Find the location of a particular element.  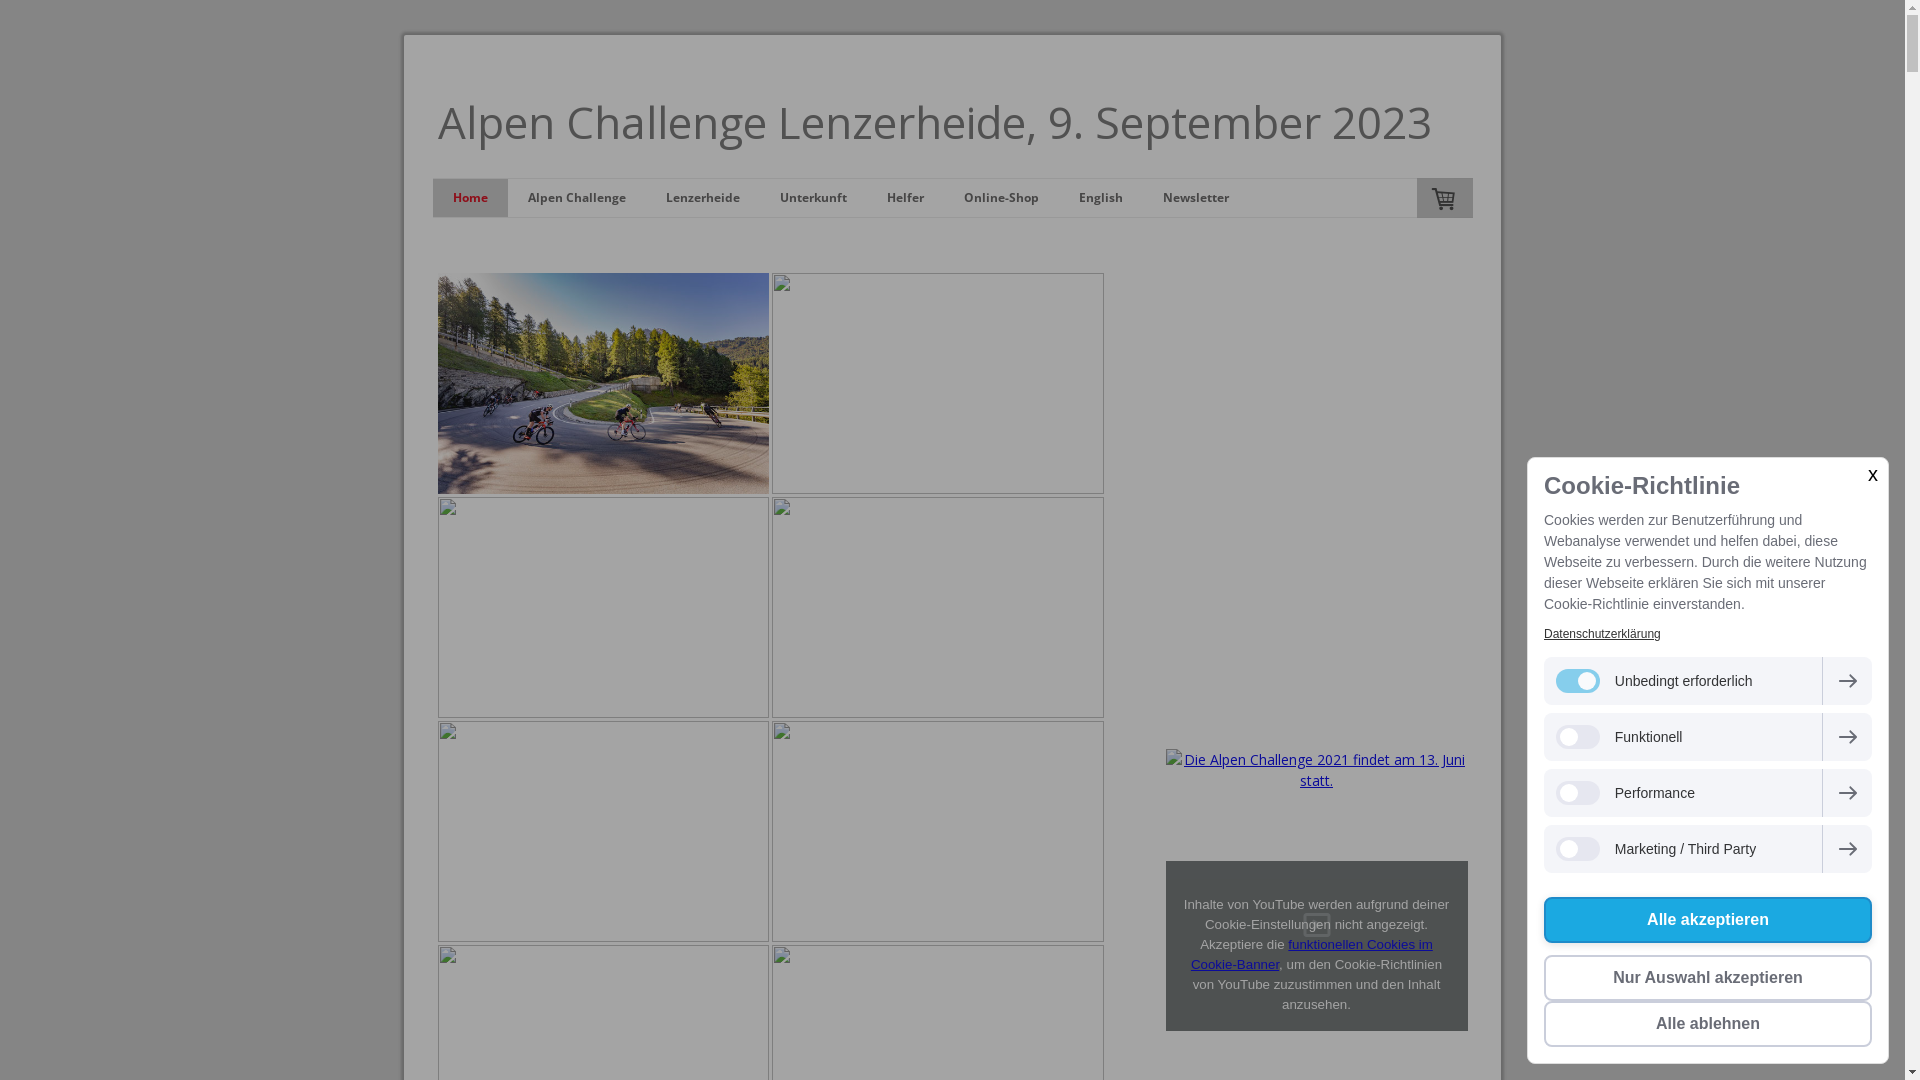

'funktionellen Cookies im Cookie-Banner' is located at coordinates (1311, 953).